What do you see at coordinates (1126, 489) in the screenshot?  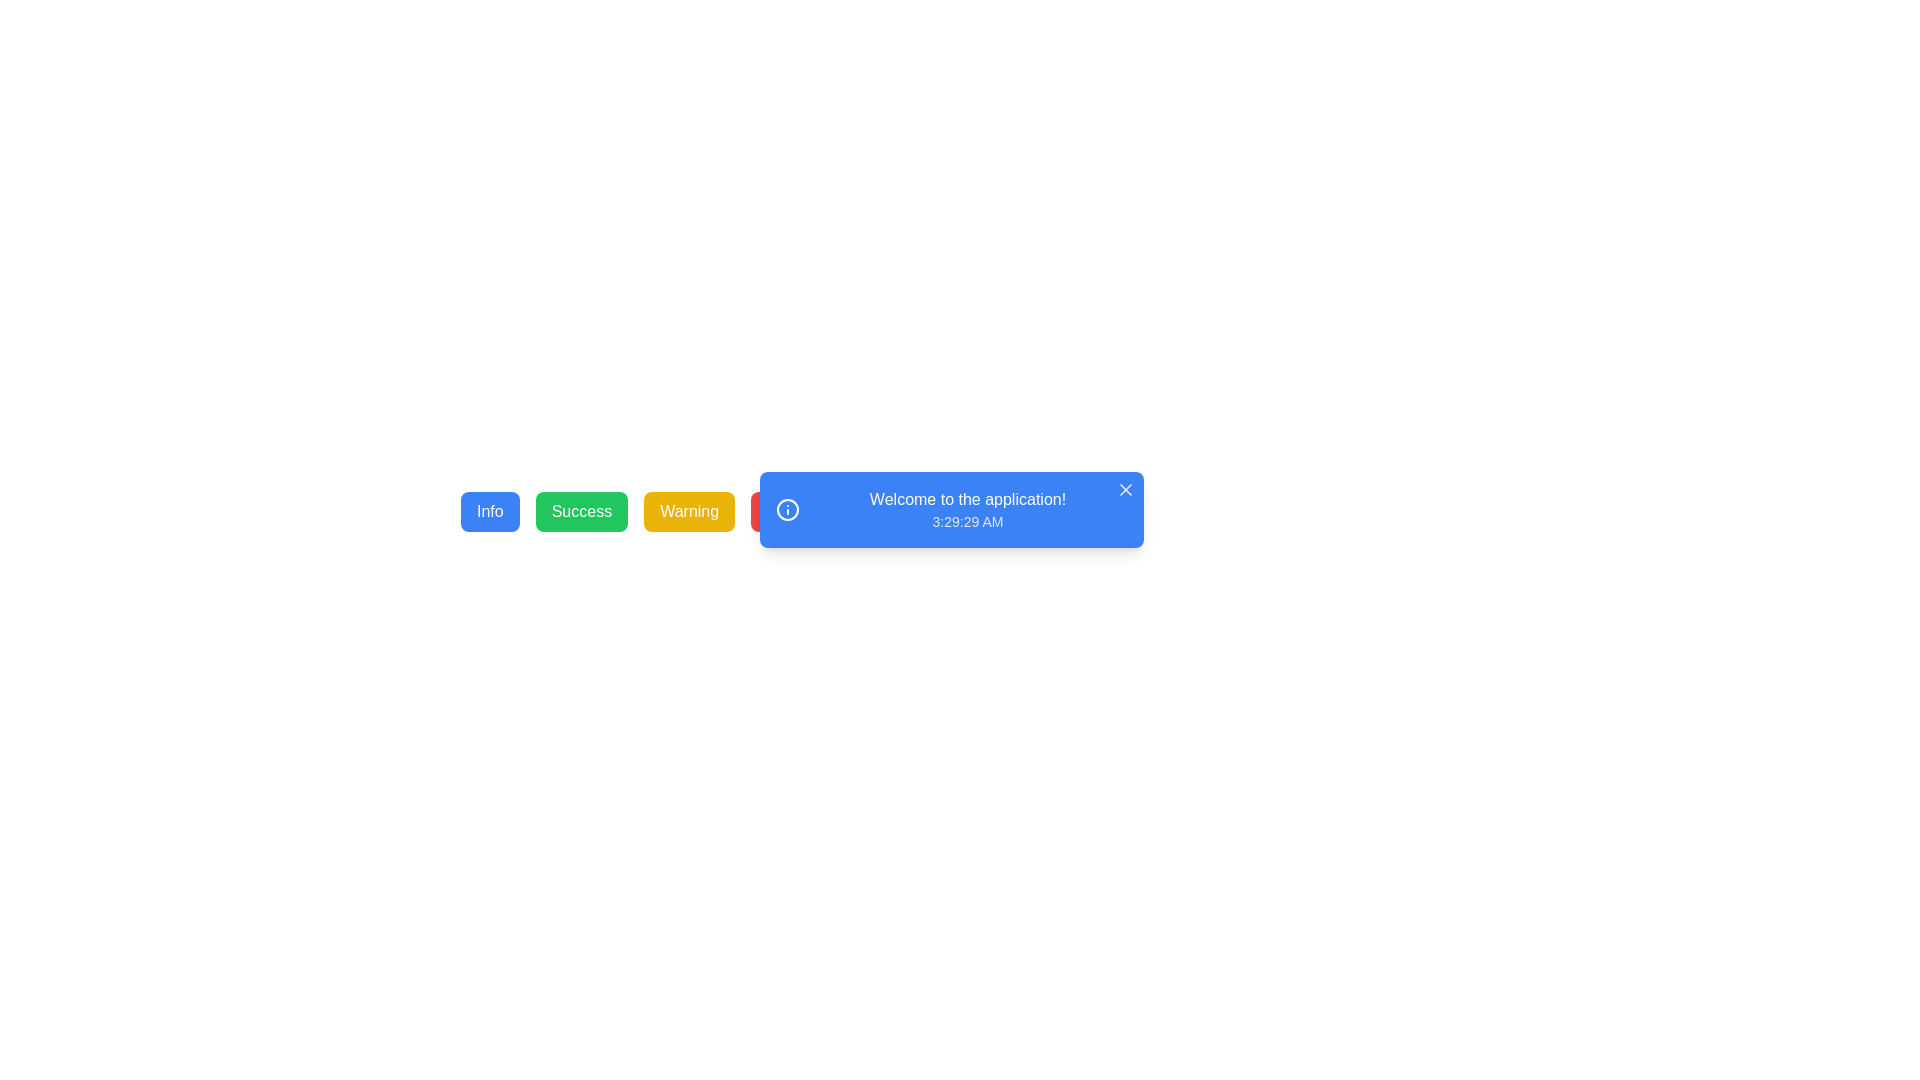 I see `the close or dismiss icon located at the top-right corner of the blue notification card` at bounding box center [1126, 489].